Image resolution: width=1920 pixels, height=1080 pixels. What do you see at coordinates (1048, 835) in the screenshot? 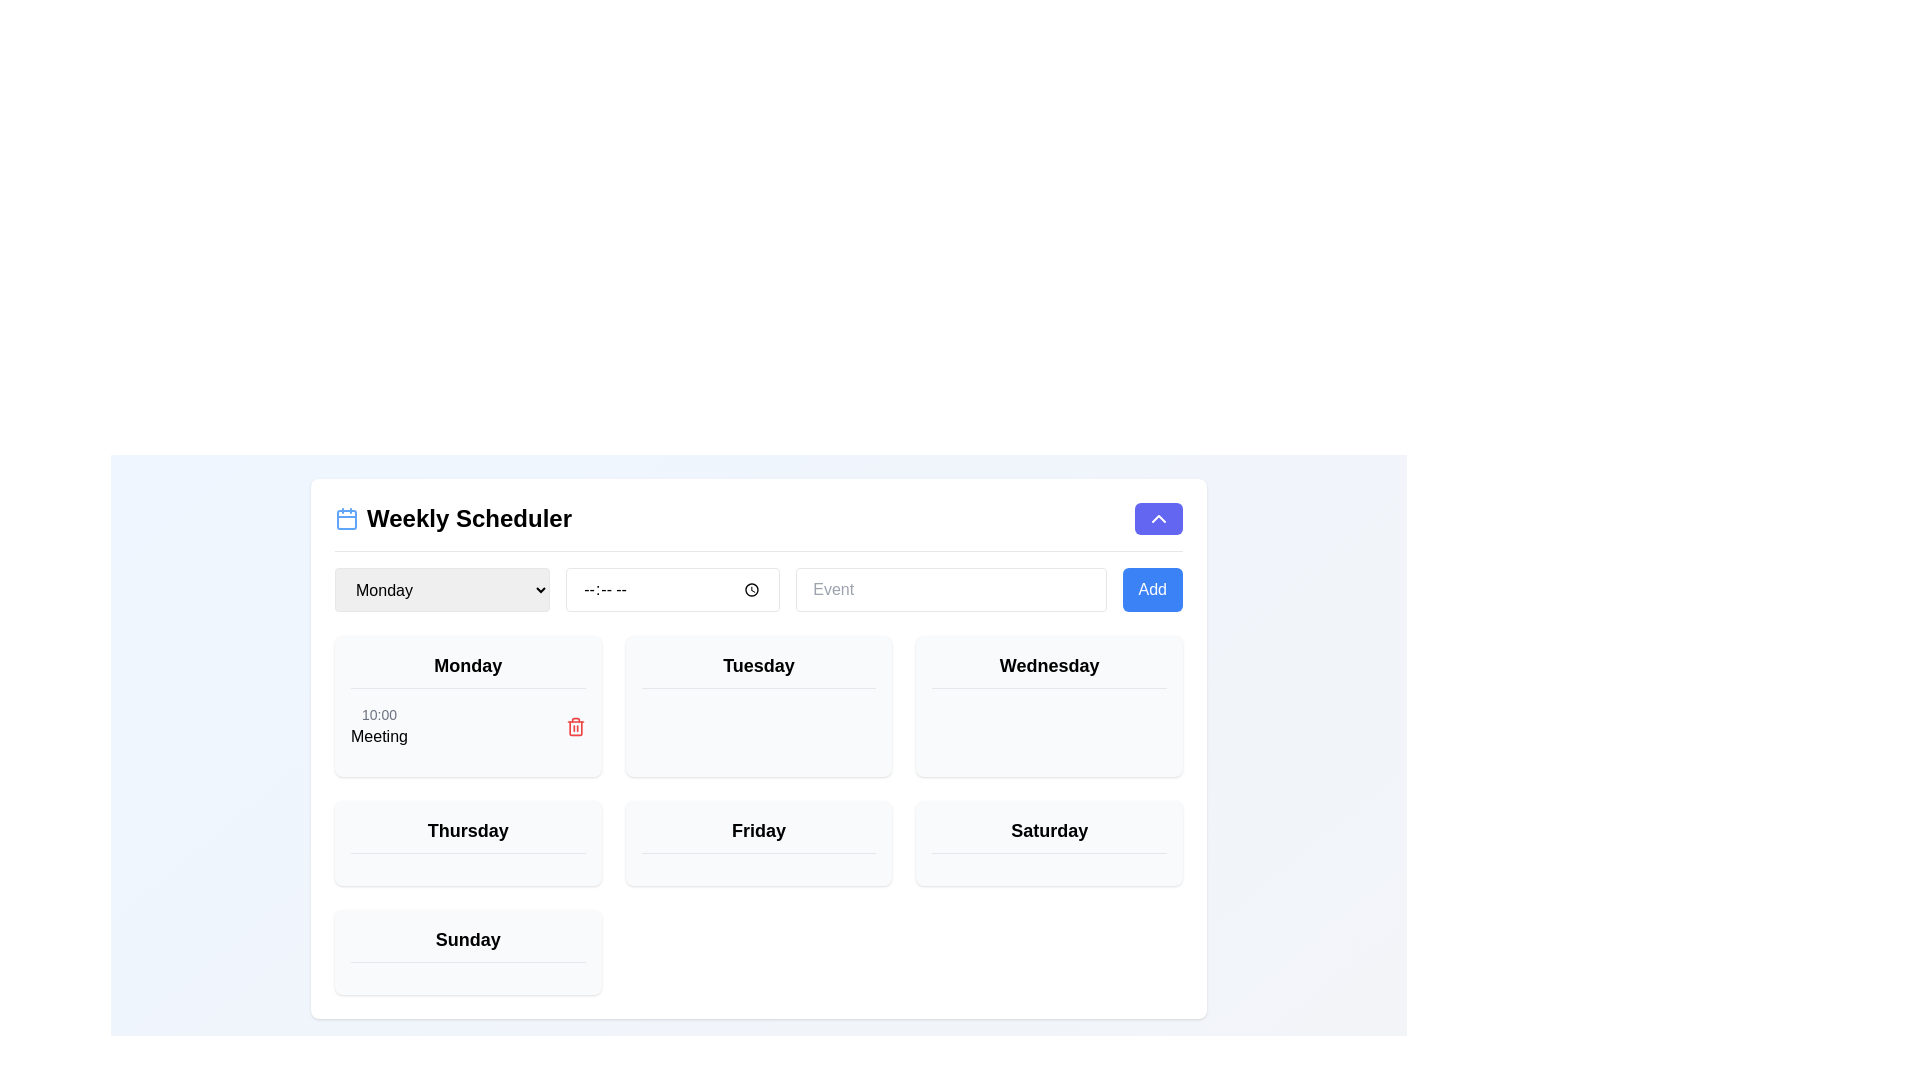
I see `the 'Saturday' header in the scheduling interface` at bounding box center [1048, 835].